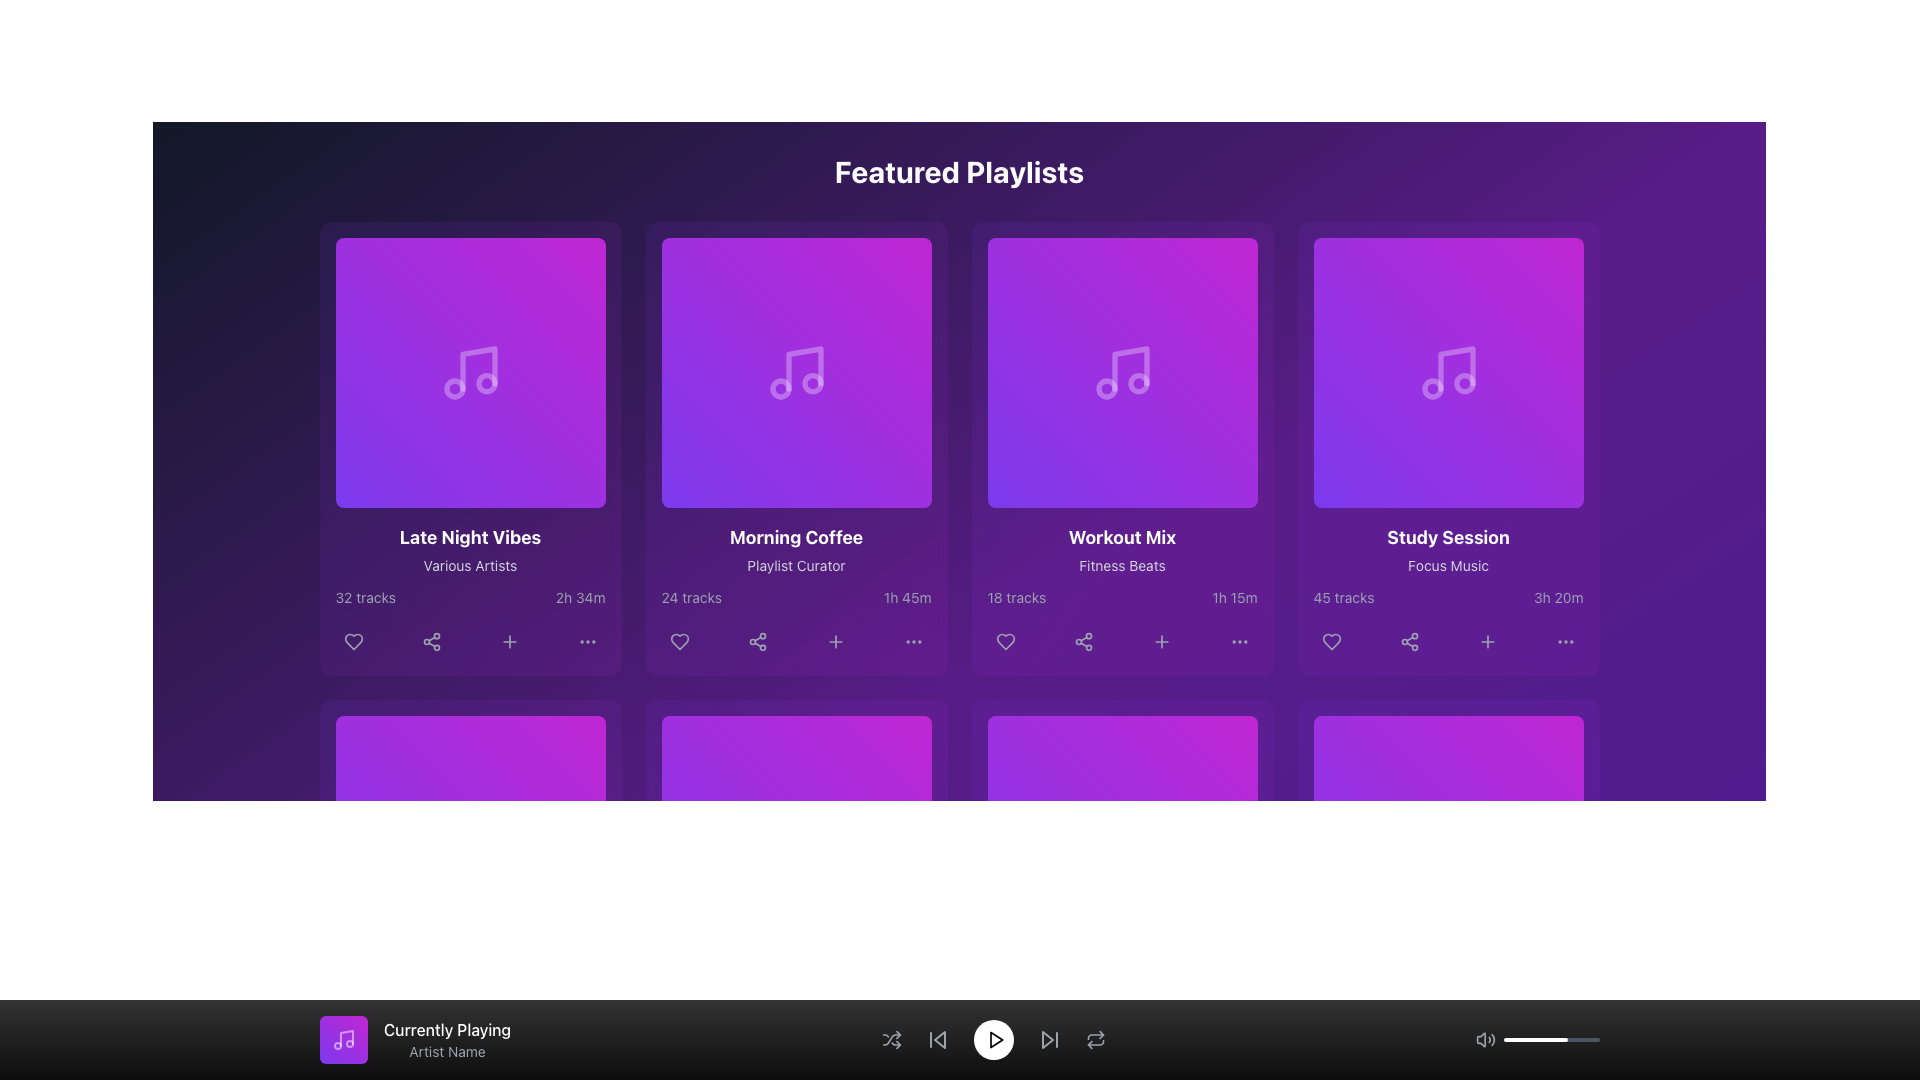  I want to click on the shuffle icon in the rightmost section of the bottom bar, so click(890, 1039).